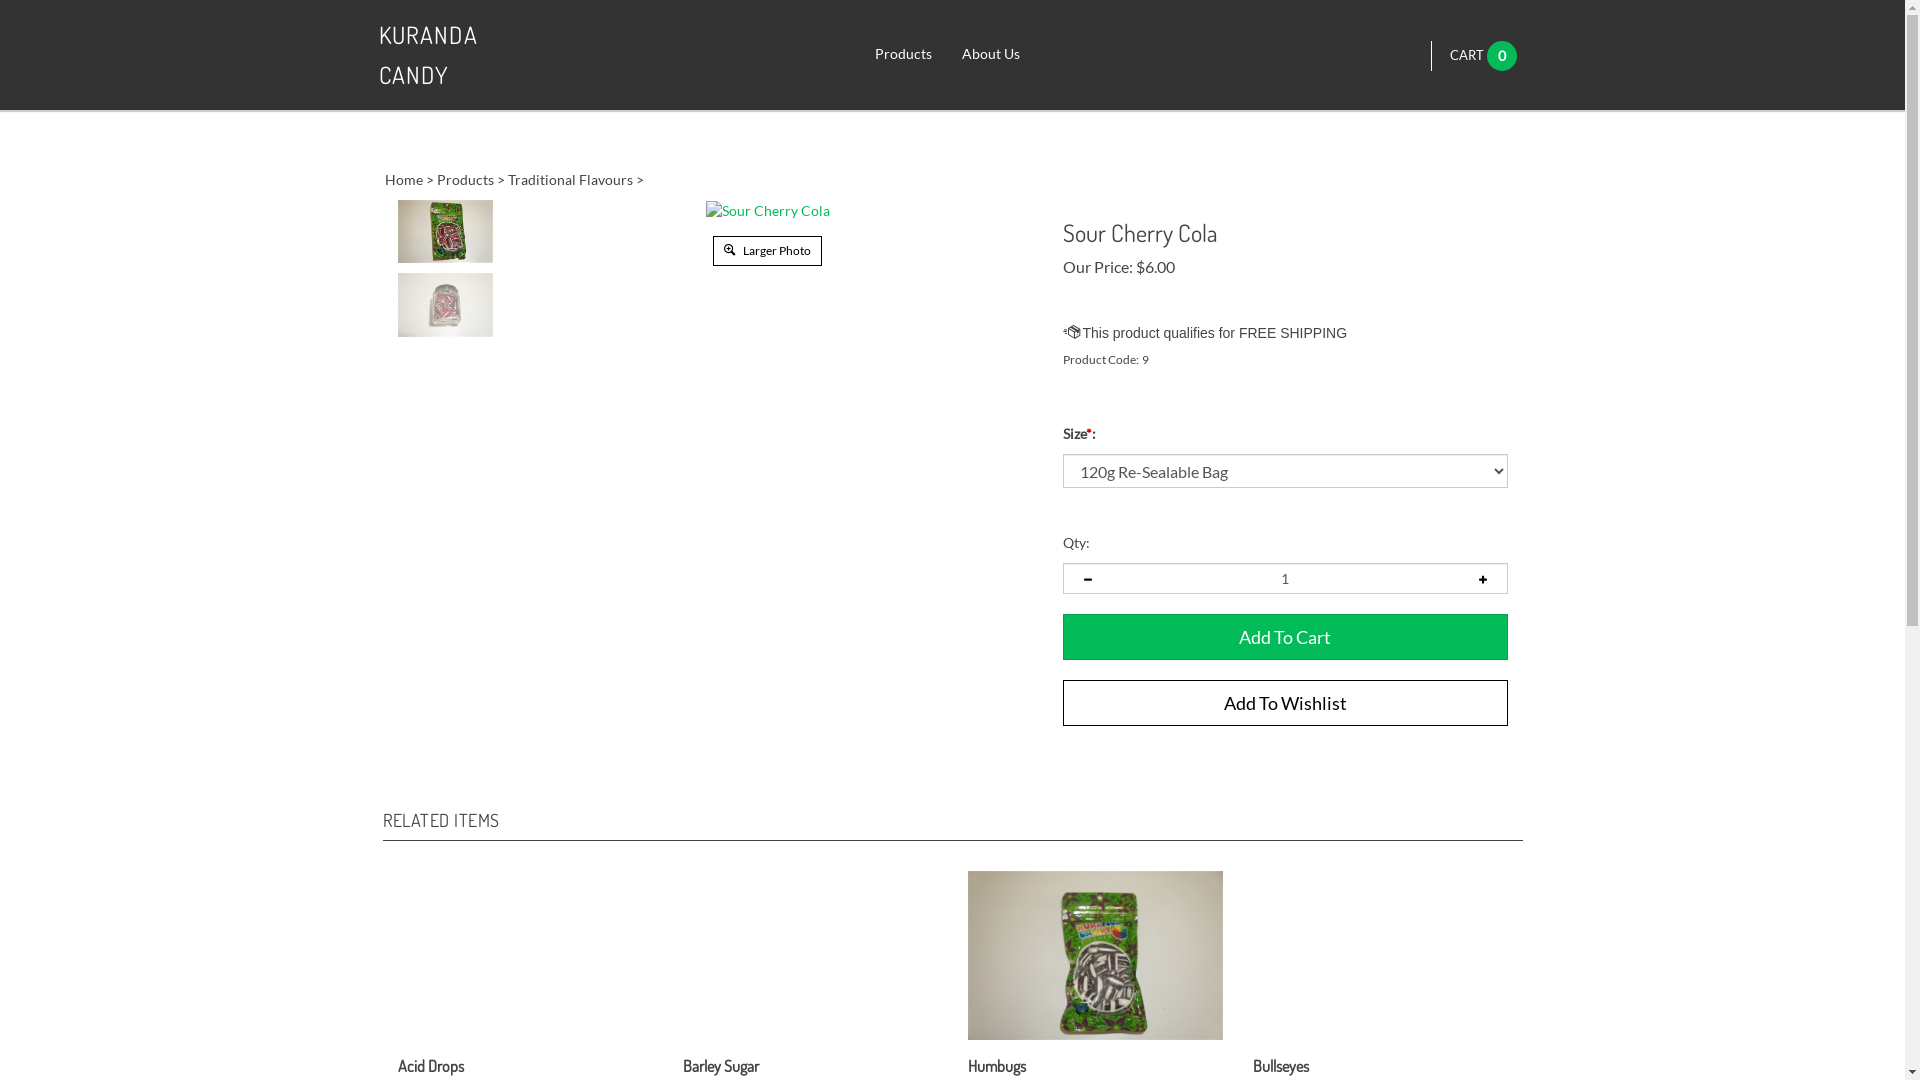 Image resolution: width=1920 pixels, height=1080 pixels. Describe the element at coordinates (1251, 1038) in the screenshot. I see `'Bullseyes'` at that location.